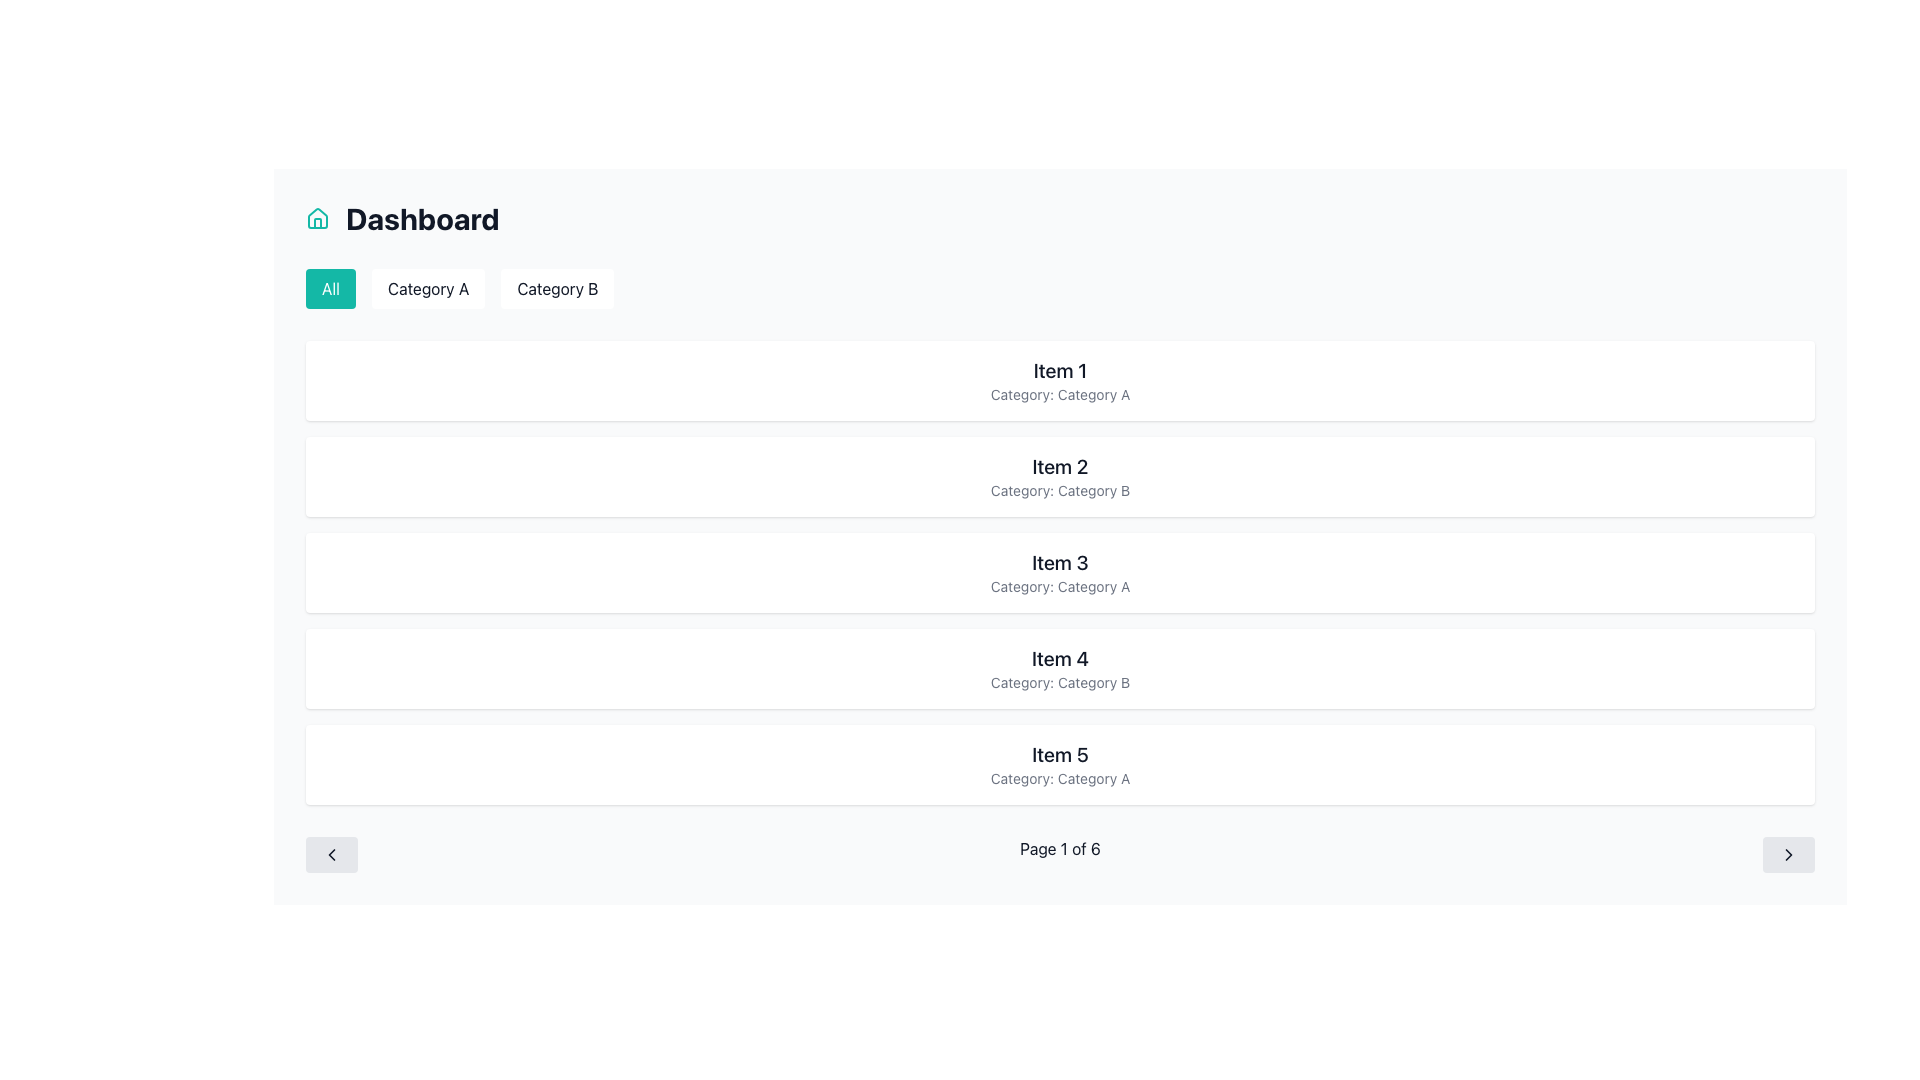 The width and height of the screenshot is (1920, 1080). Describe the element at coordinates (1059, 573) in the screenshot. I see `text on the Information Card titled 'Item 3' with the subtitle 'Category: Category A', which is the third card in a vertically stacked list of five cards` at that location.